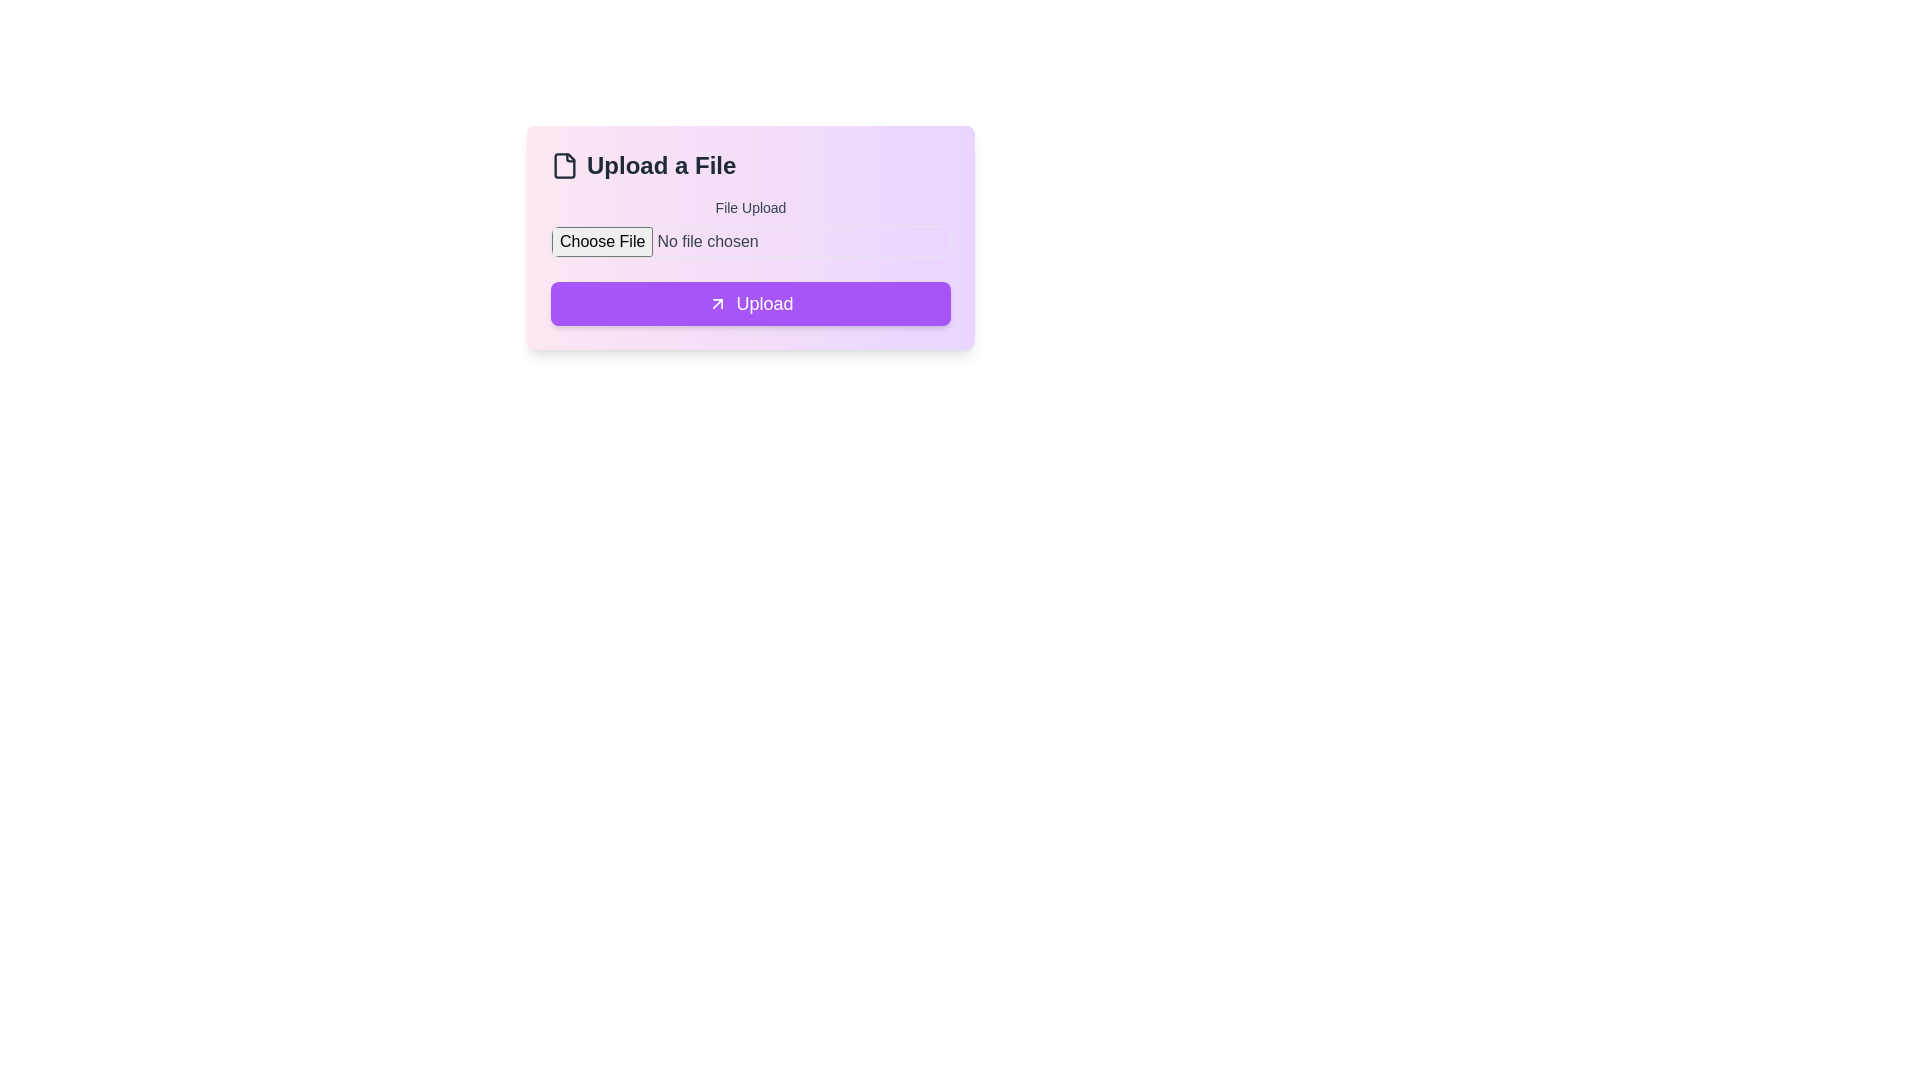 Image resolution: width=1920 pixels, height=1080 pixels. What do you see at coordinates (749, 304) in the screenshot?
I see `the 'Upload' button with a purple background and white text` at bounding box center [749, 304].